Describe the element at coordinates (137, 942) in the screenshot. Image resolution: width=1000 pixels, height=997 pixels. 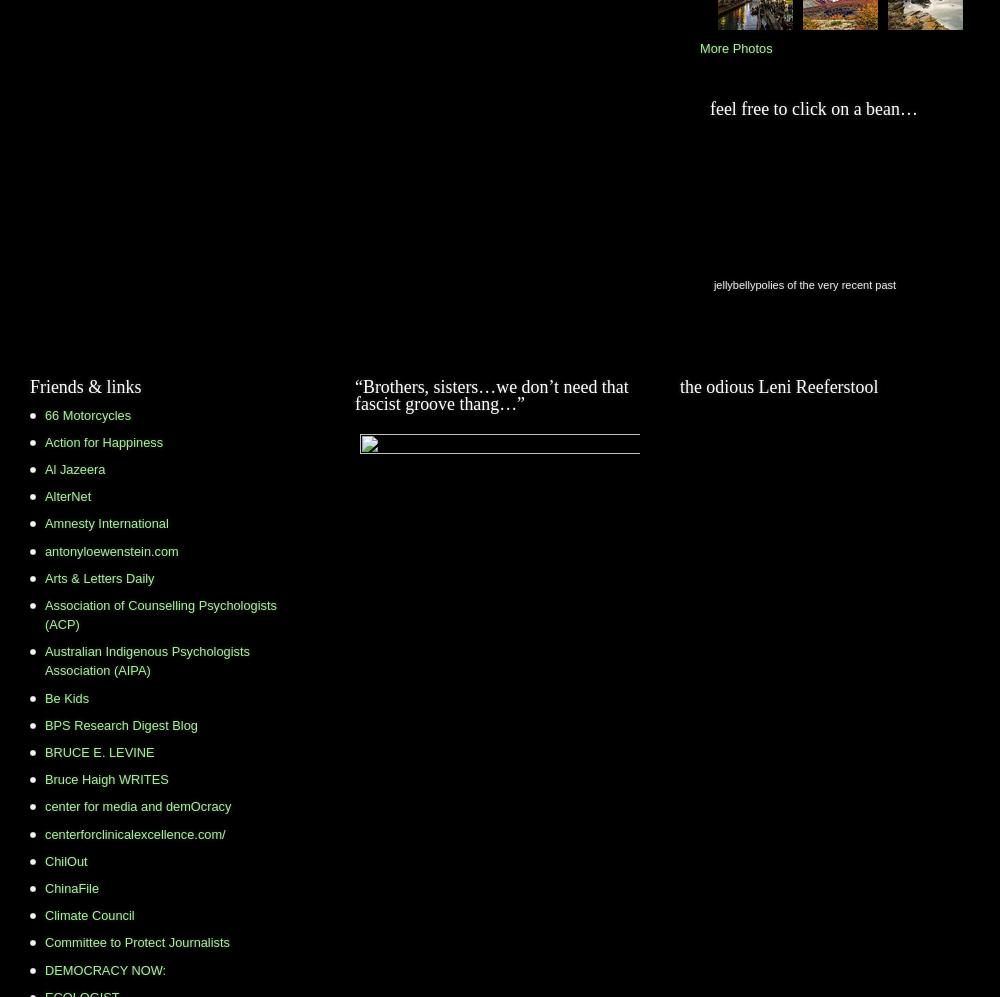
I see `'Committee to Protect Journalists'` at that location.